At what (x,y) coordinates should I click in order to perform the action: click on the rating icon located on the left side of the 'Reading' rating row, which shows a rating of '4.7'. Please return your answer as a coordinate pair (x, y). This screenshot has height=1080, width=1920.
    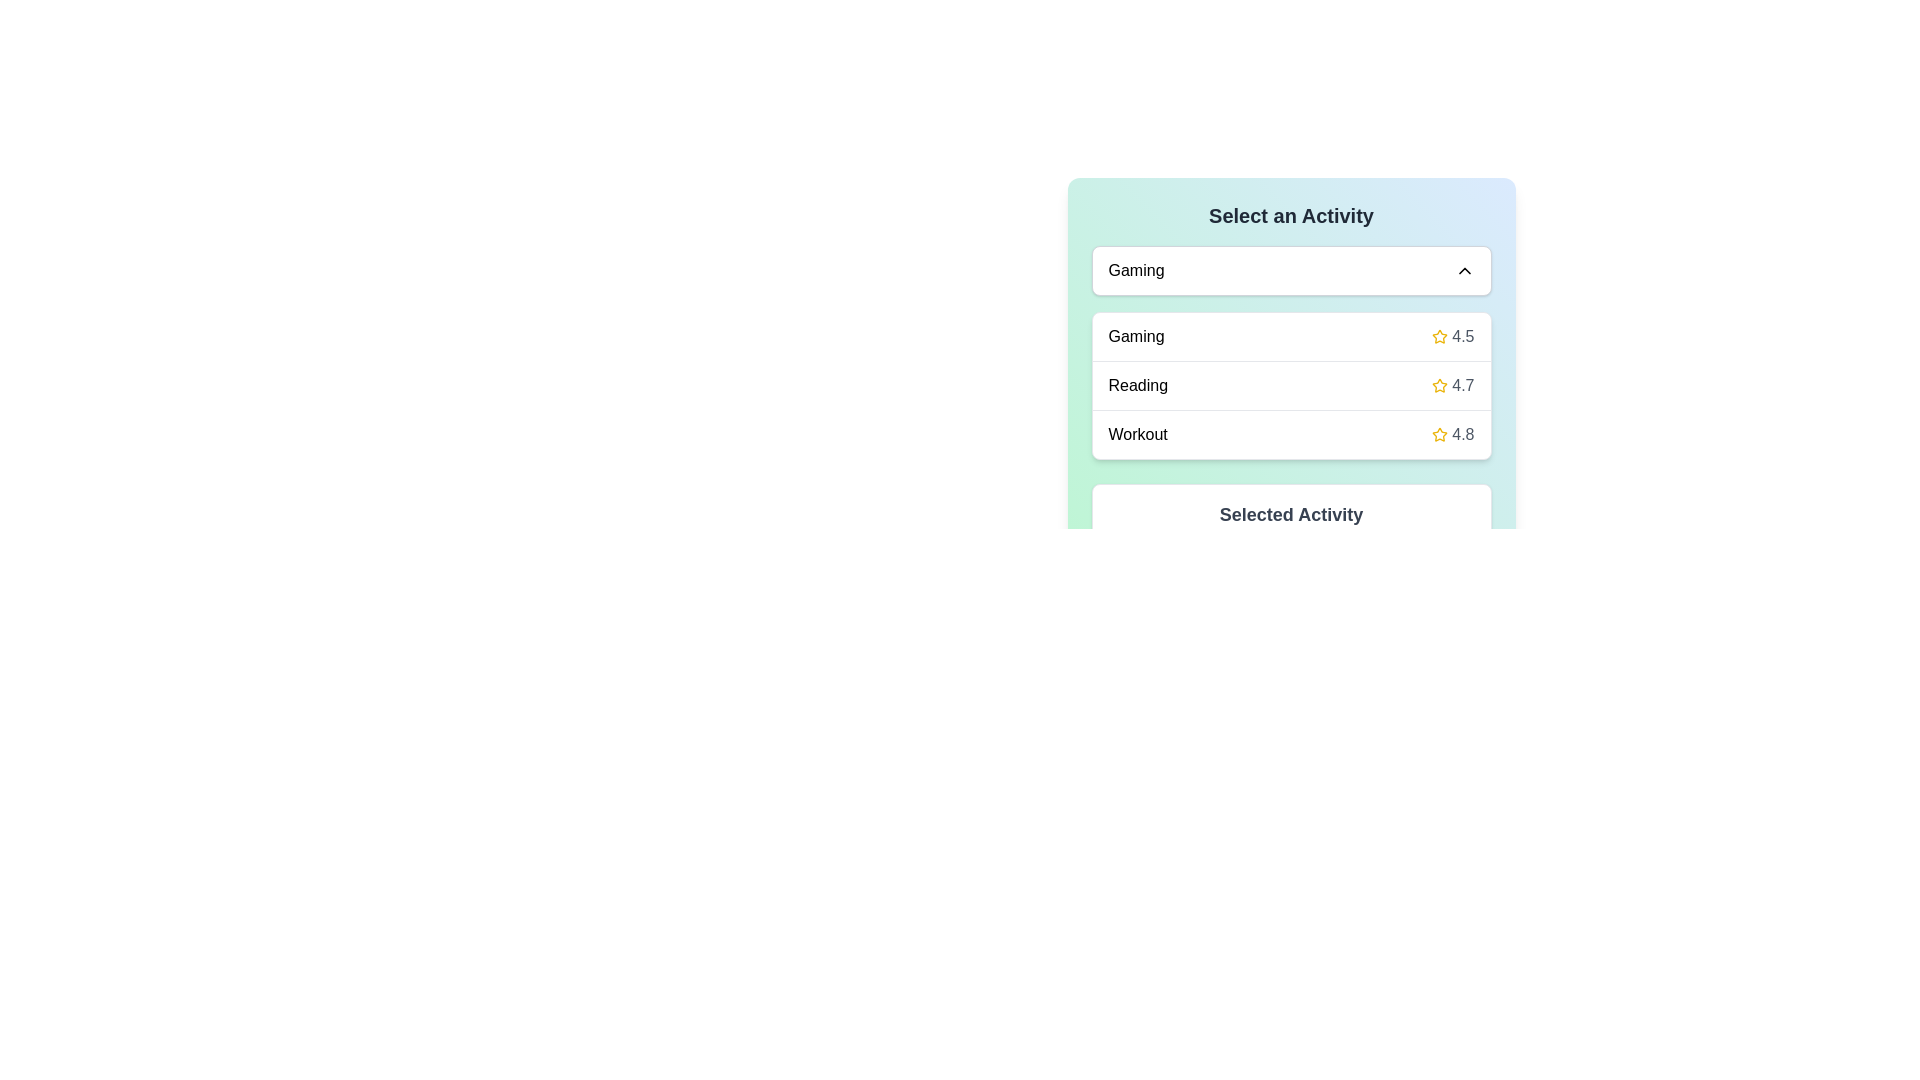
    Looking at the image, I should click on (1440, 385).